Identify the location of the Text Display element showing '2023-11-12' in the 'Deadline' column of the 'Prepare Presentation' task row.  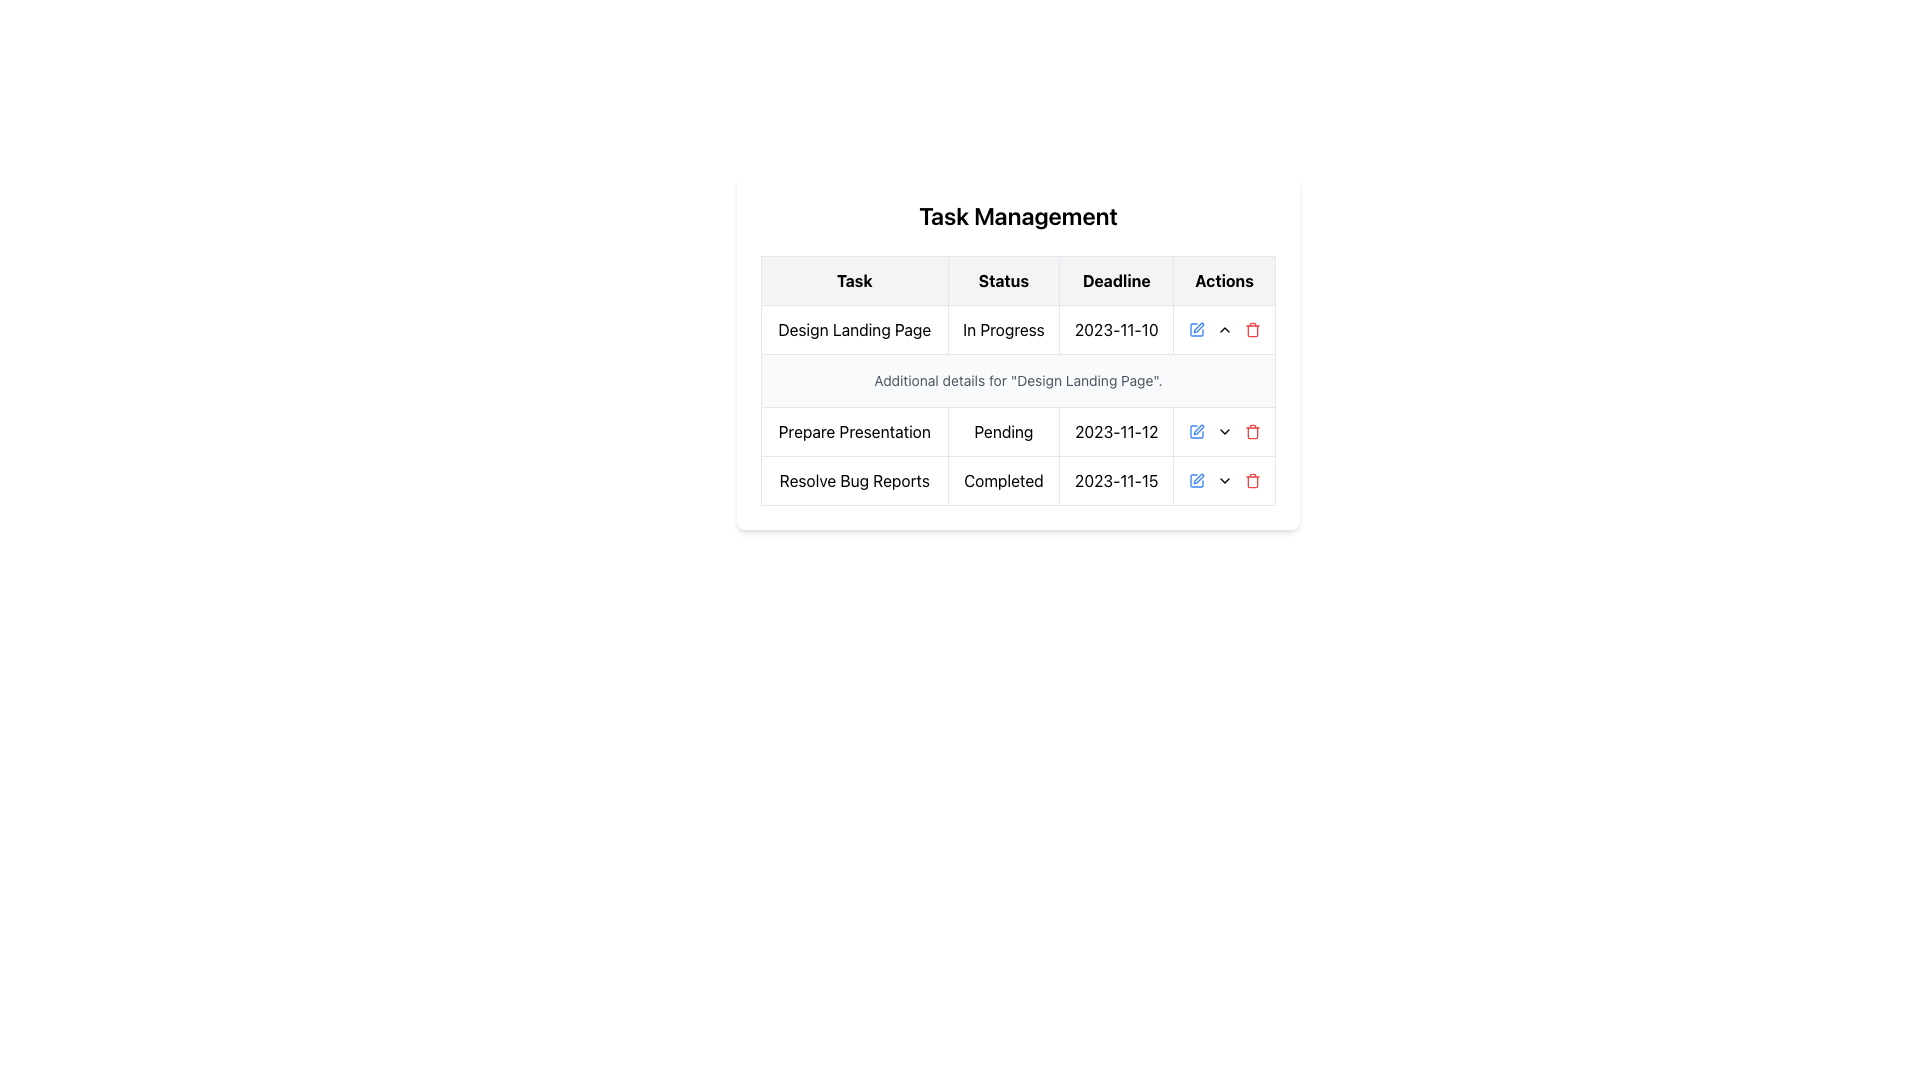
(1115, 431).